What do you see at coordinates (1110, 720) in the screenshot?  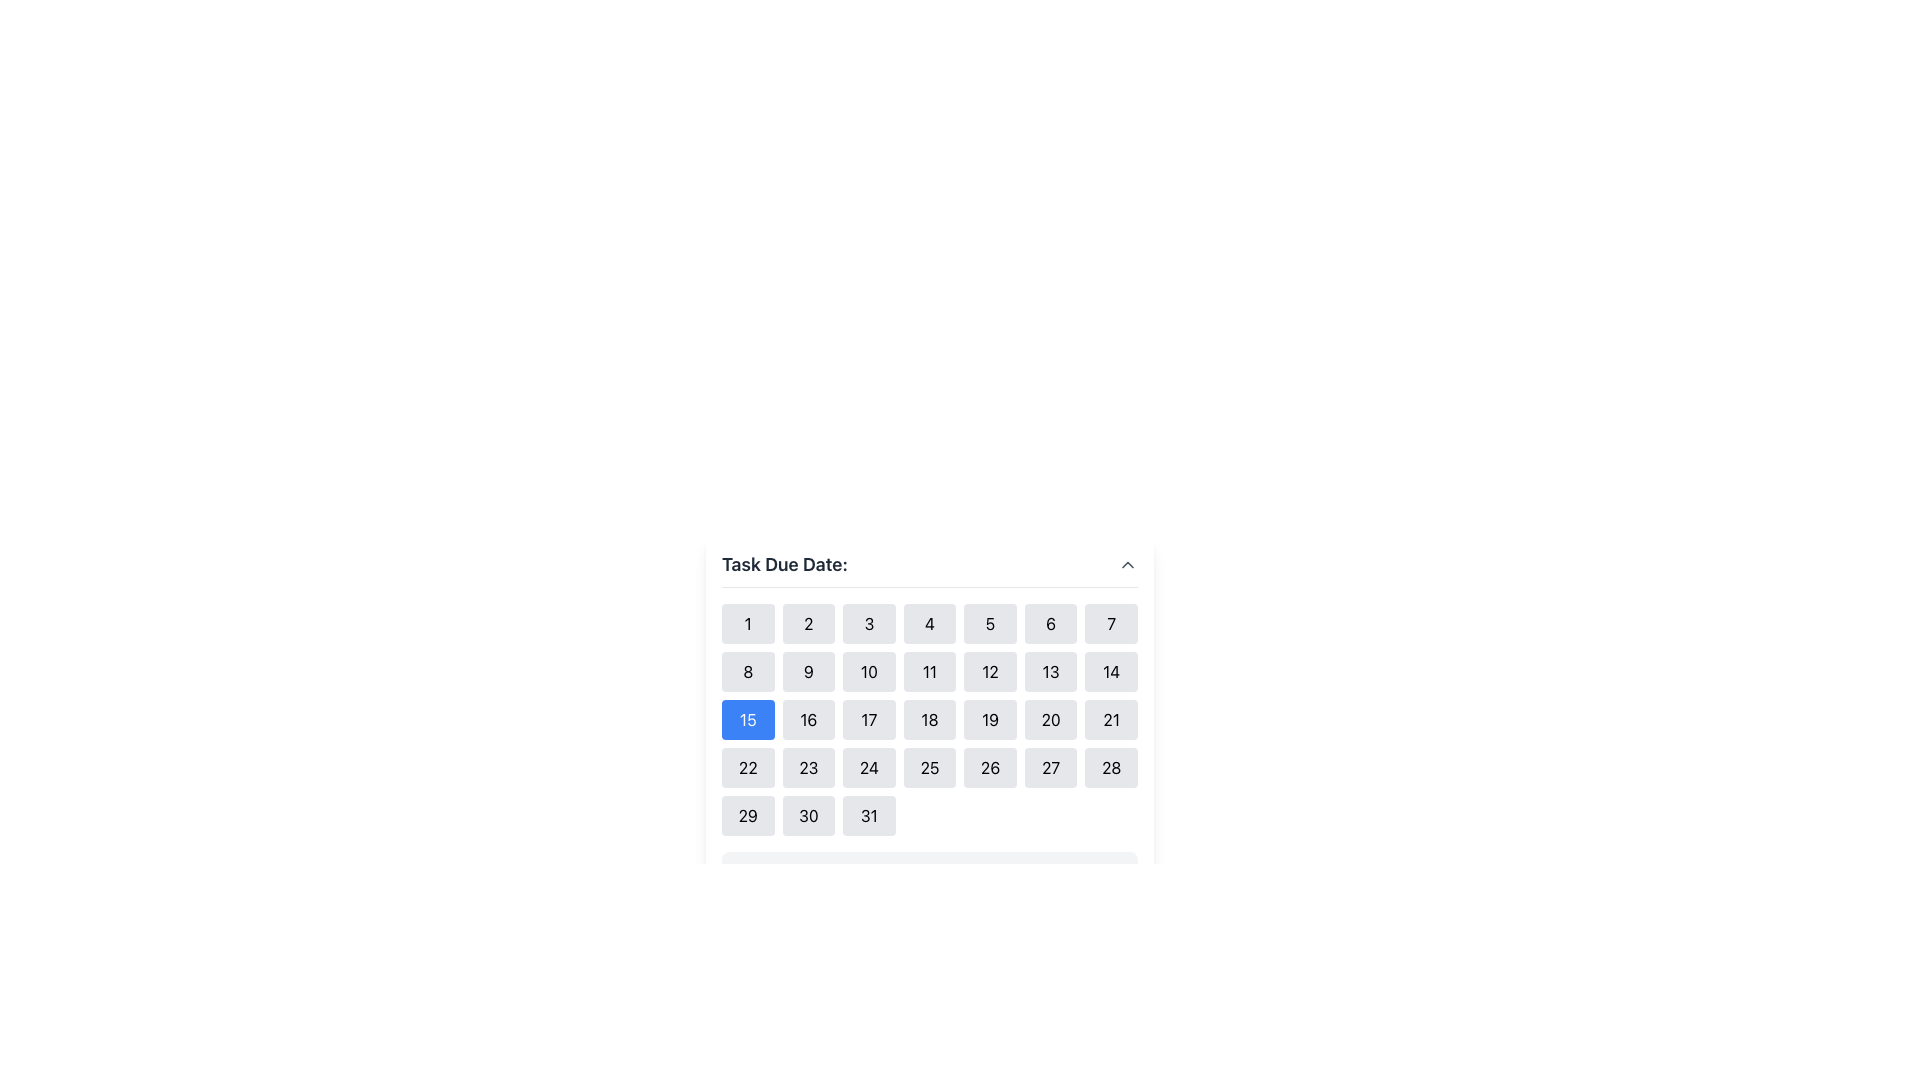 I see `the button displaying the number '21' located in the seventh column of the third row under the label 'Task Due Date:' to trigger the background color change from gray to blue` at bounding box center [1110, 720].